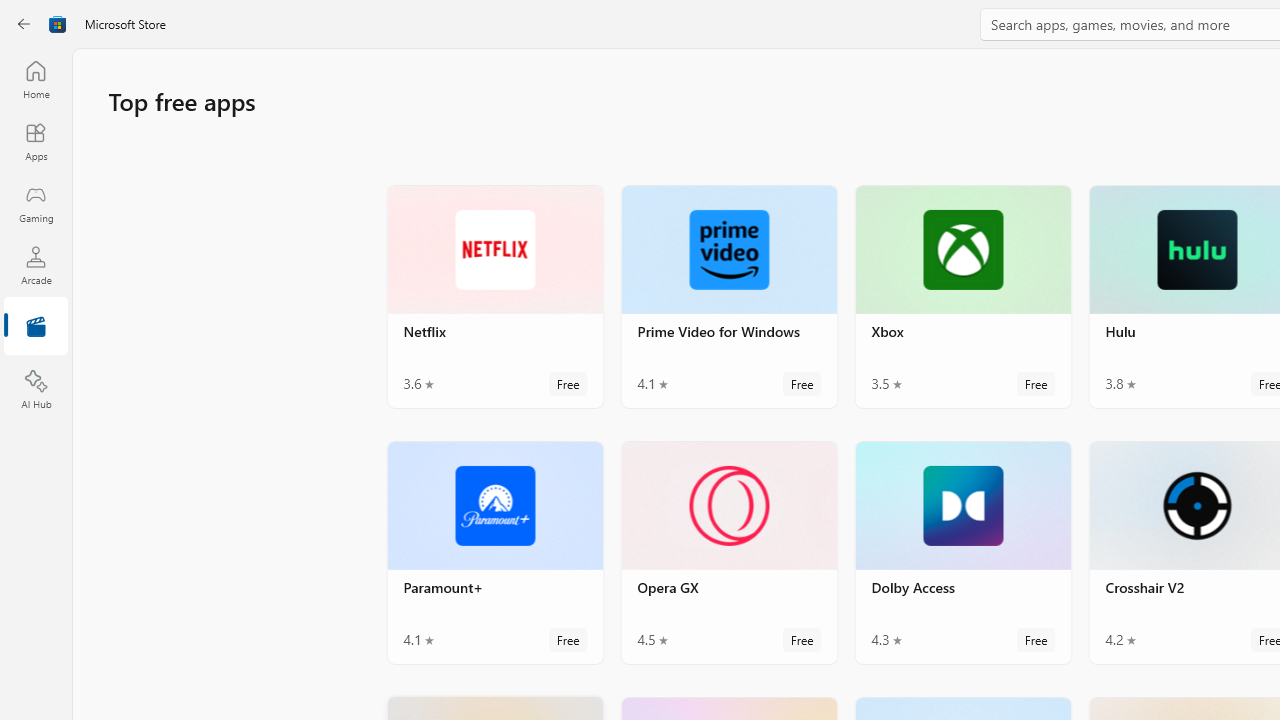 This screenshot has width=1280, height=720. Describe the element at coordinates (24, 24) in the screenshot. I see `'Back'` at that location.